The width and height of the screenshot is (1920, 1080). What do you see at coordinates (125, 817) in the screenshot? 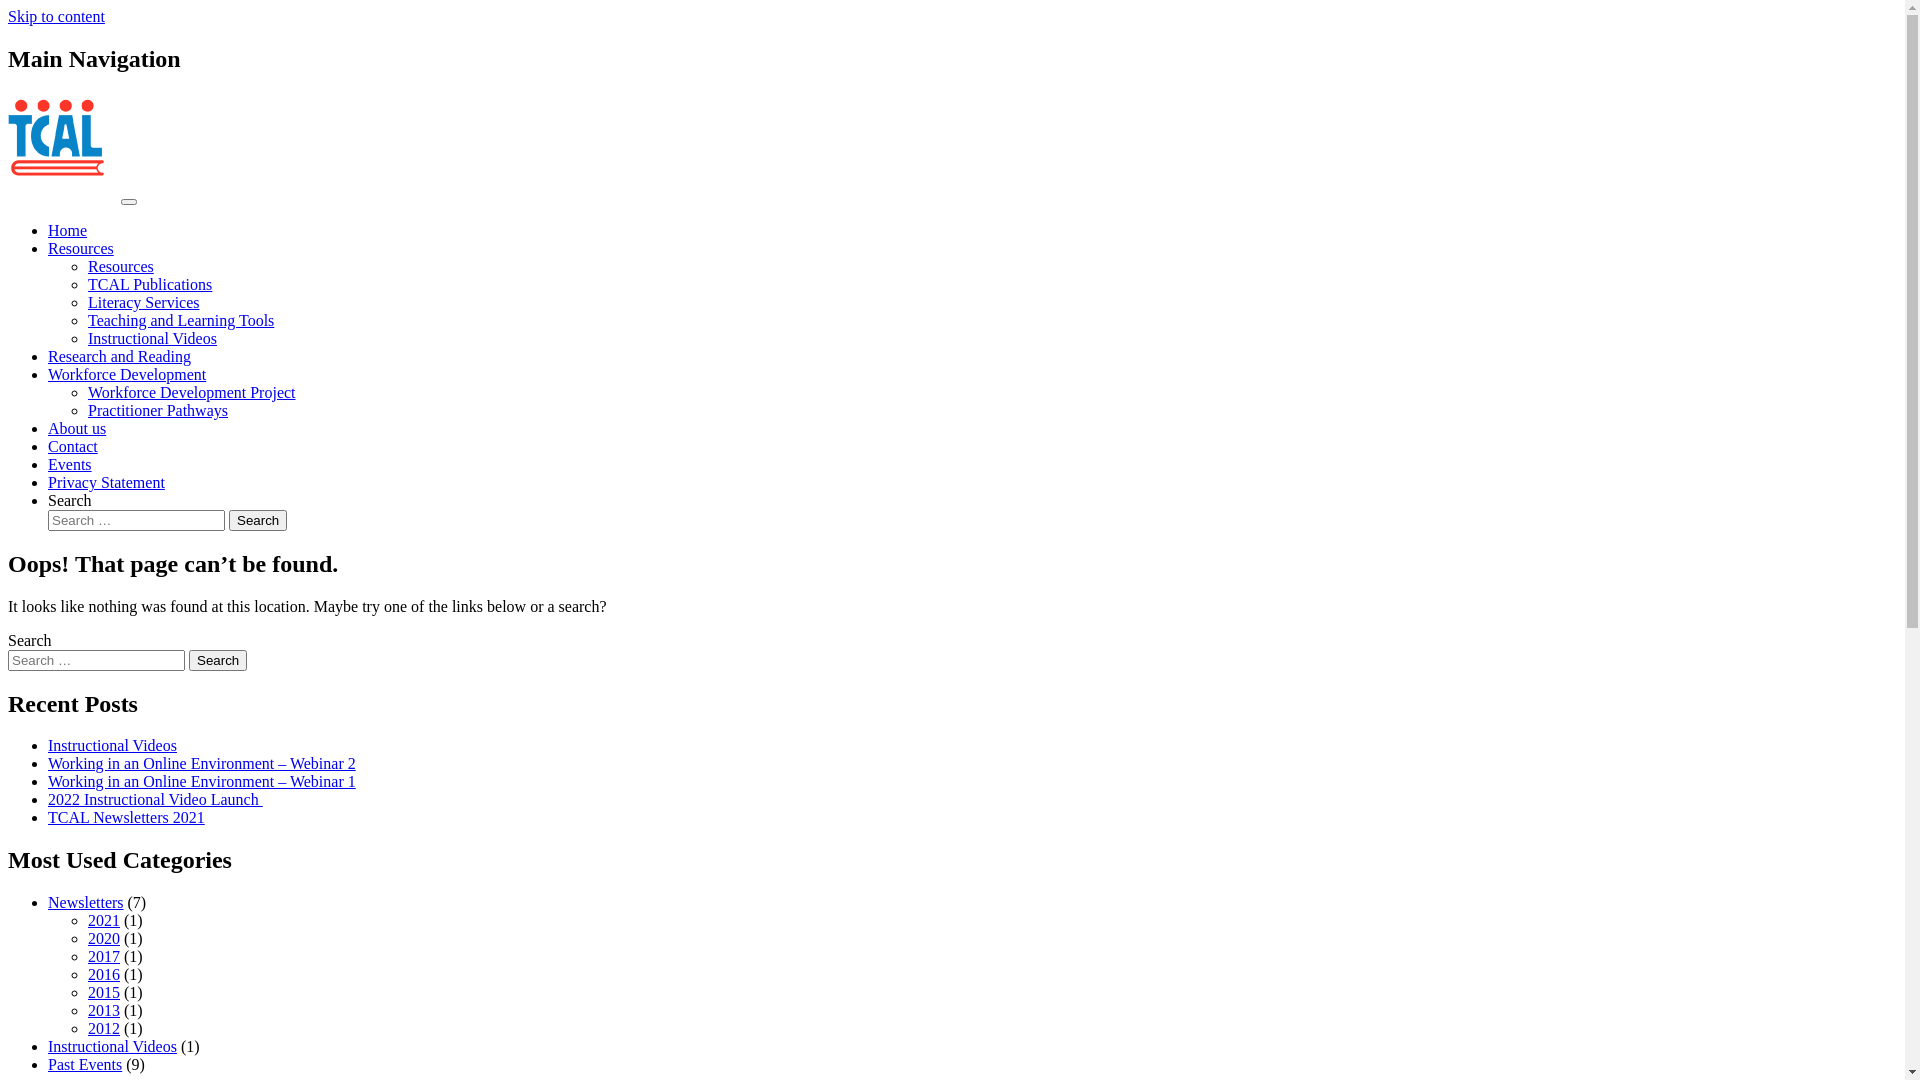
I see `'TCAL Newsletters 2021'` at bounding box center [125, 817].